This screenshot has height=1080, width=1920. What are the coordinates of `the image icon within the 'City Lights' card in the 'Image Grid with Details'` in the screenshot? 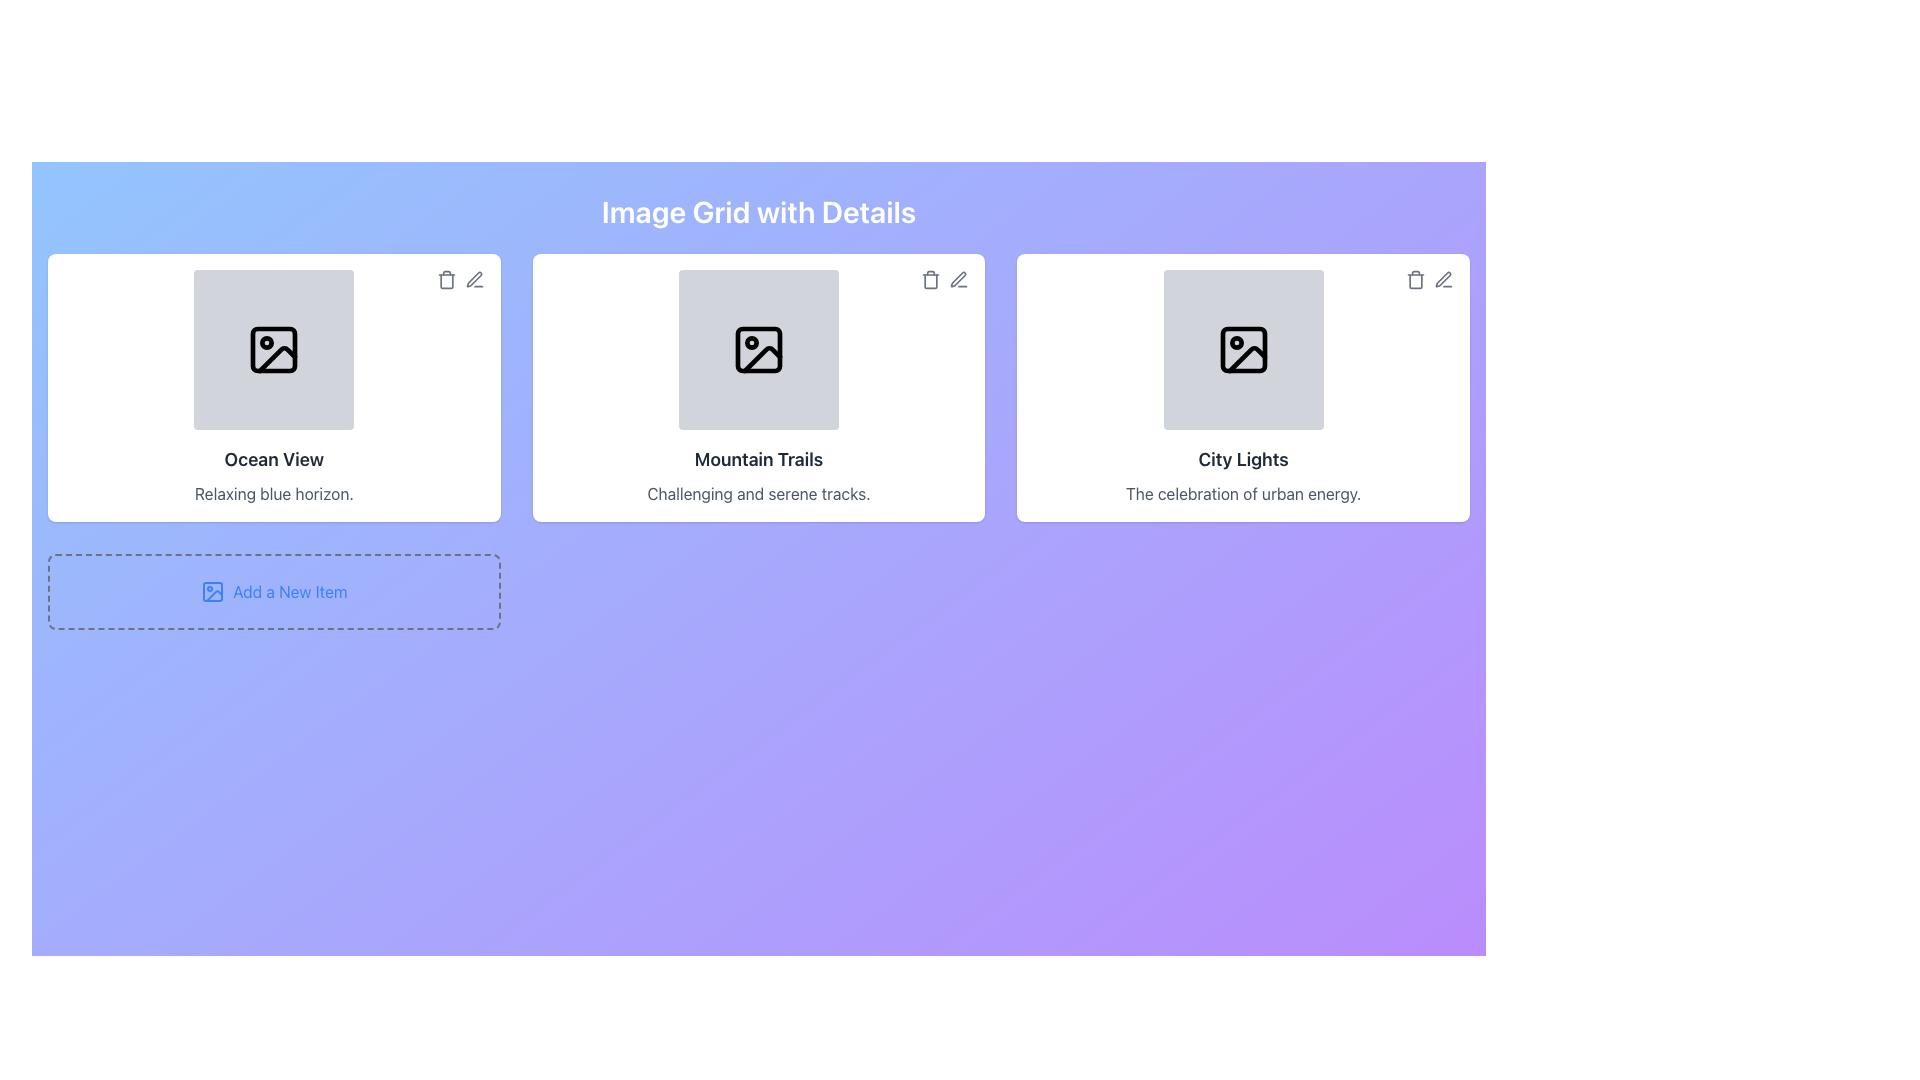 It's located at (1242, 349).